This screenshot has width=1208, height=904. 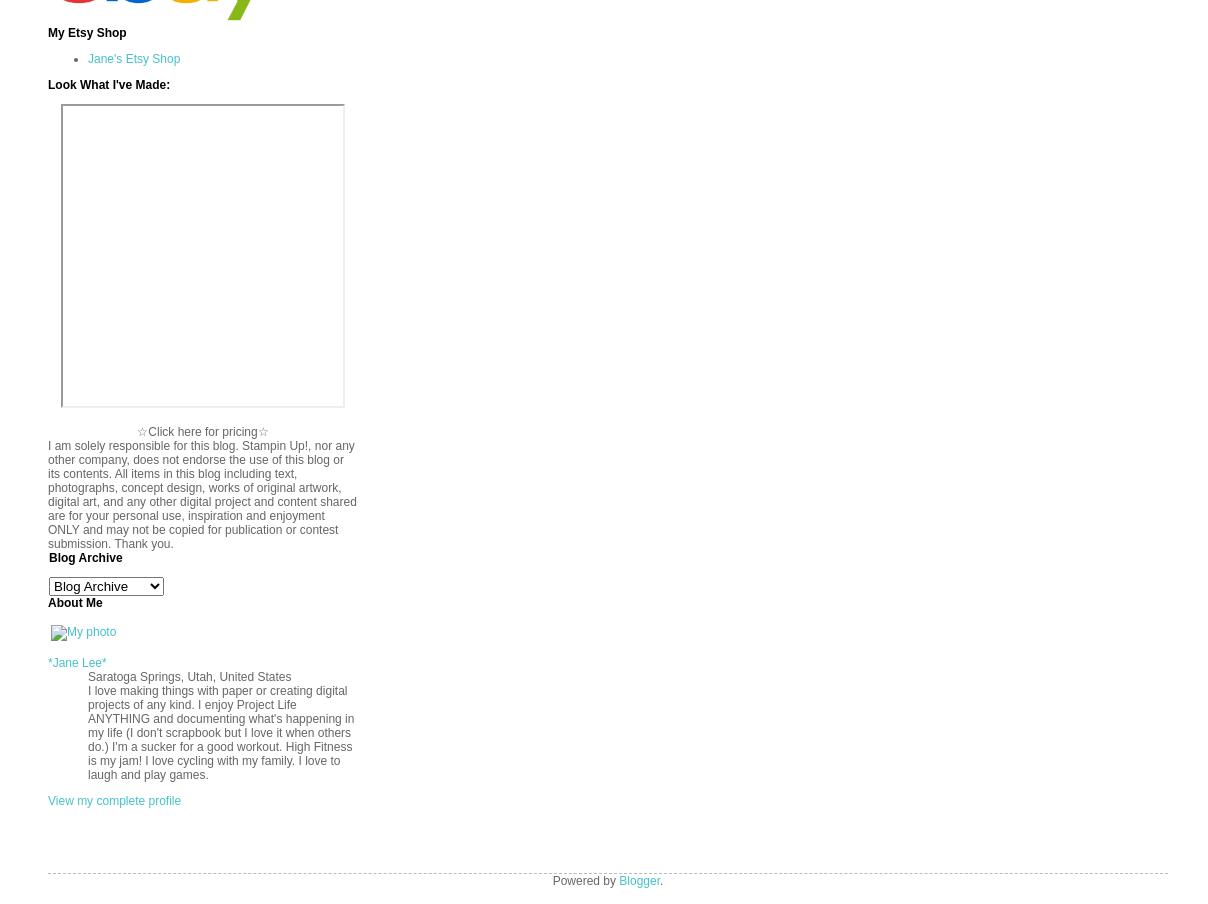 What do you see at coordinates (85, 31) in the screenshot?
I see `'My Etsy  Shop'` at bounding box center [85, 31].